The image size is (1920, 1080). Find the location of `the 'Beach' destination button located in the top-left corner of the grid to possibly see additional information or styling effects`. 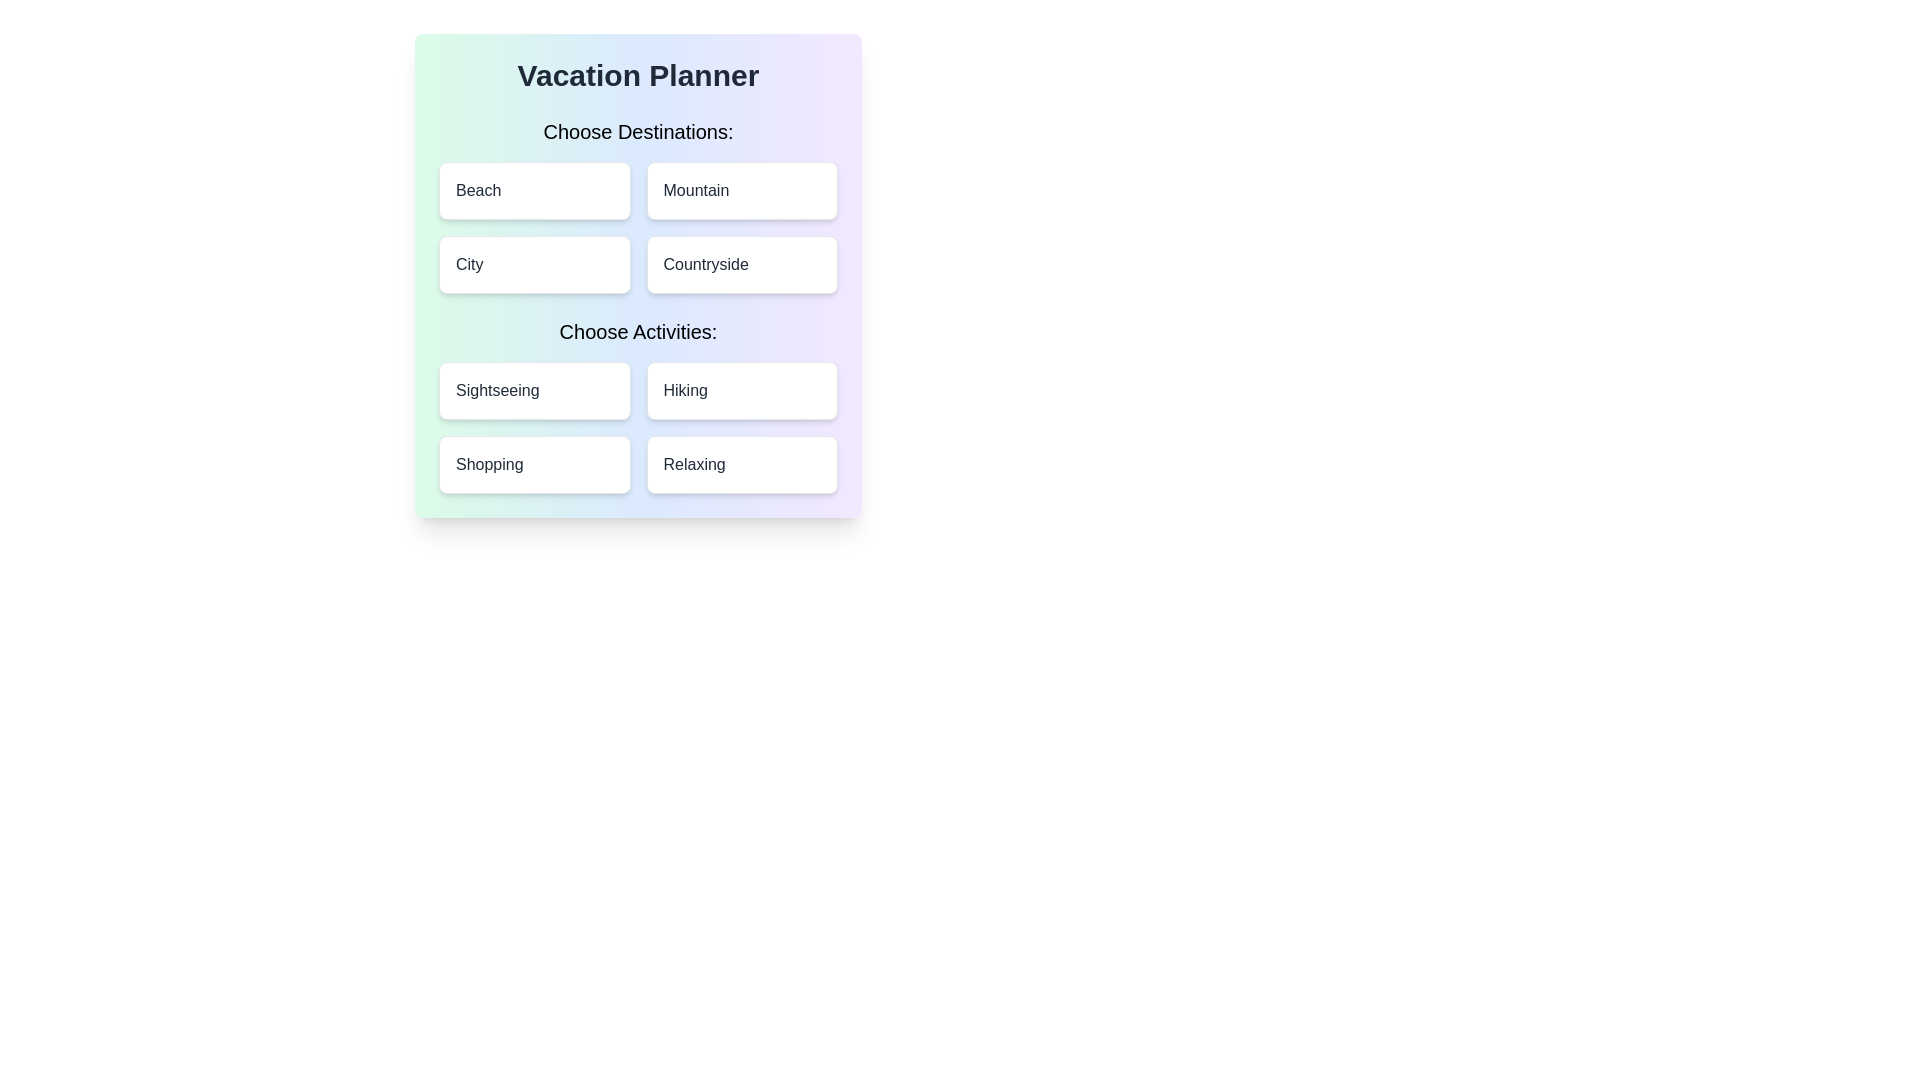

the 'Beach' destination button located in the top-left corner of the grid to possibly see additional information or styling effects is located at coordinates (534, 191).